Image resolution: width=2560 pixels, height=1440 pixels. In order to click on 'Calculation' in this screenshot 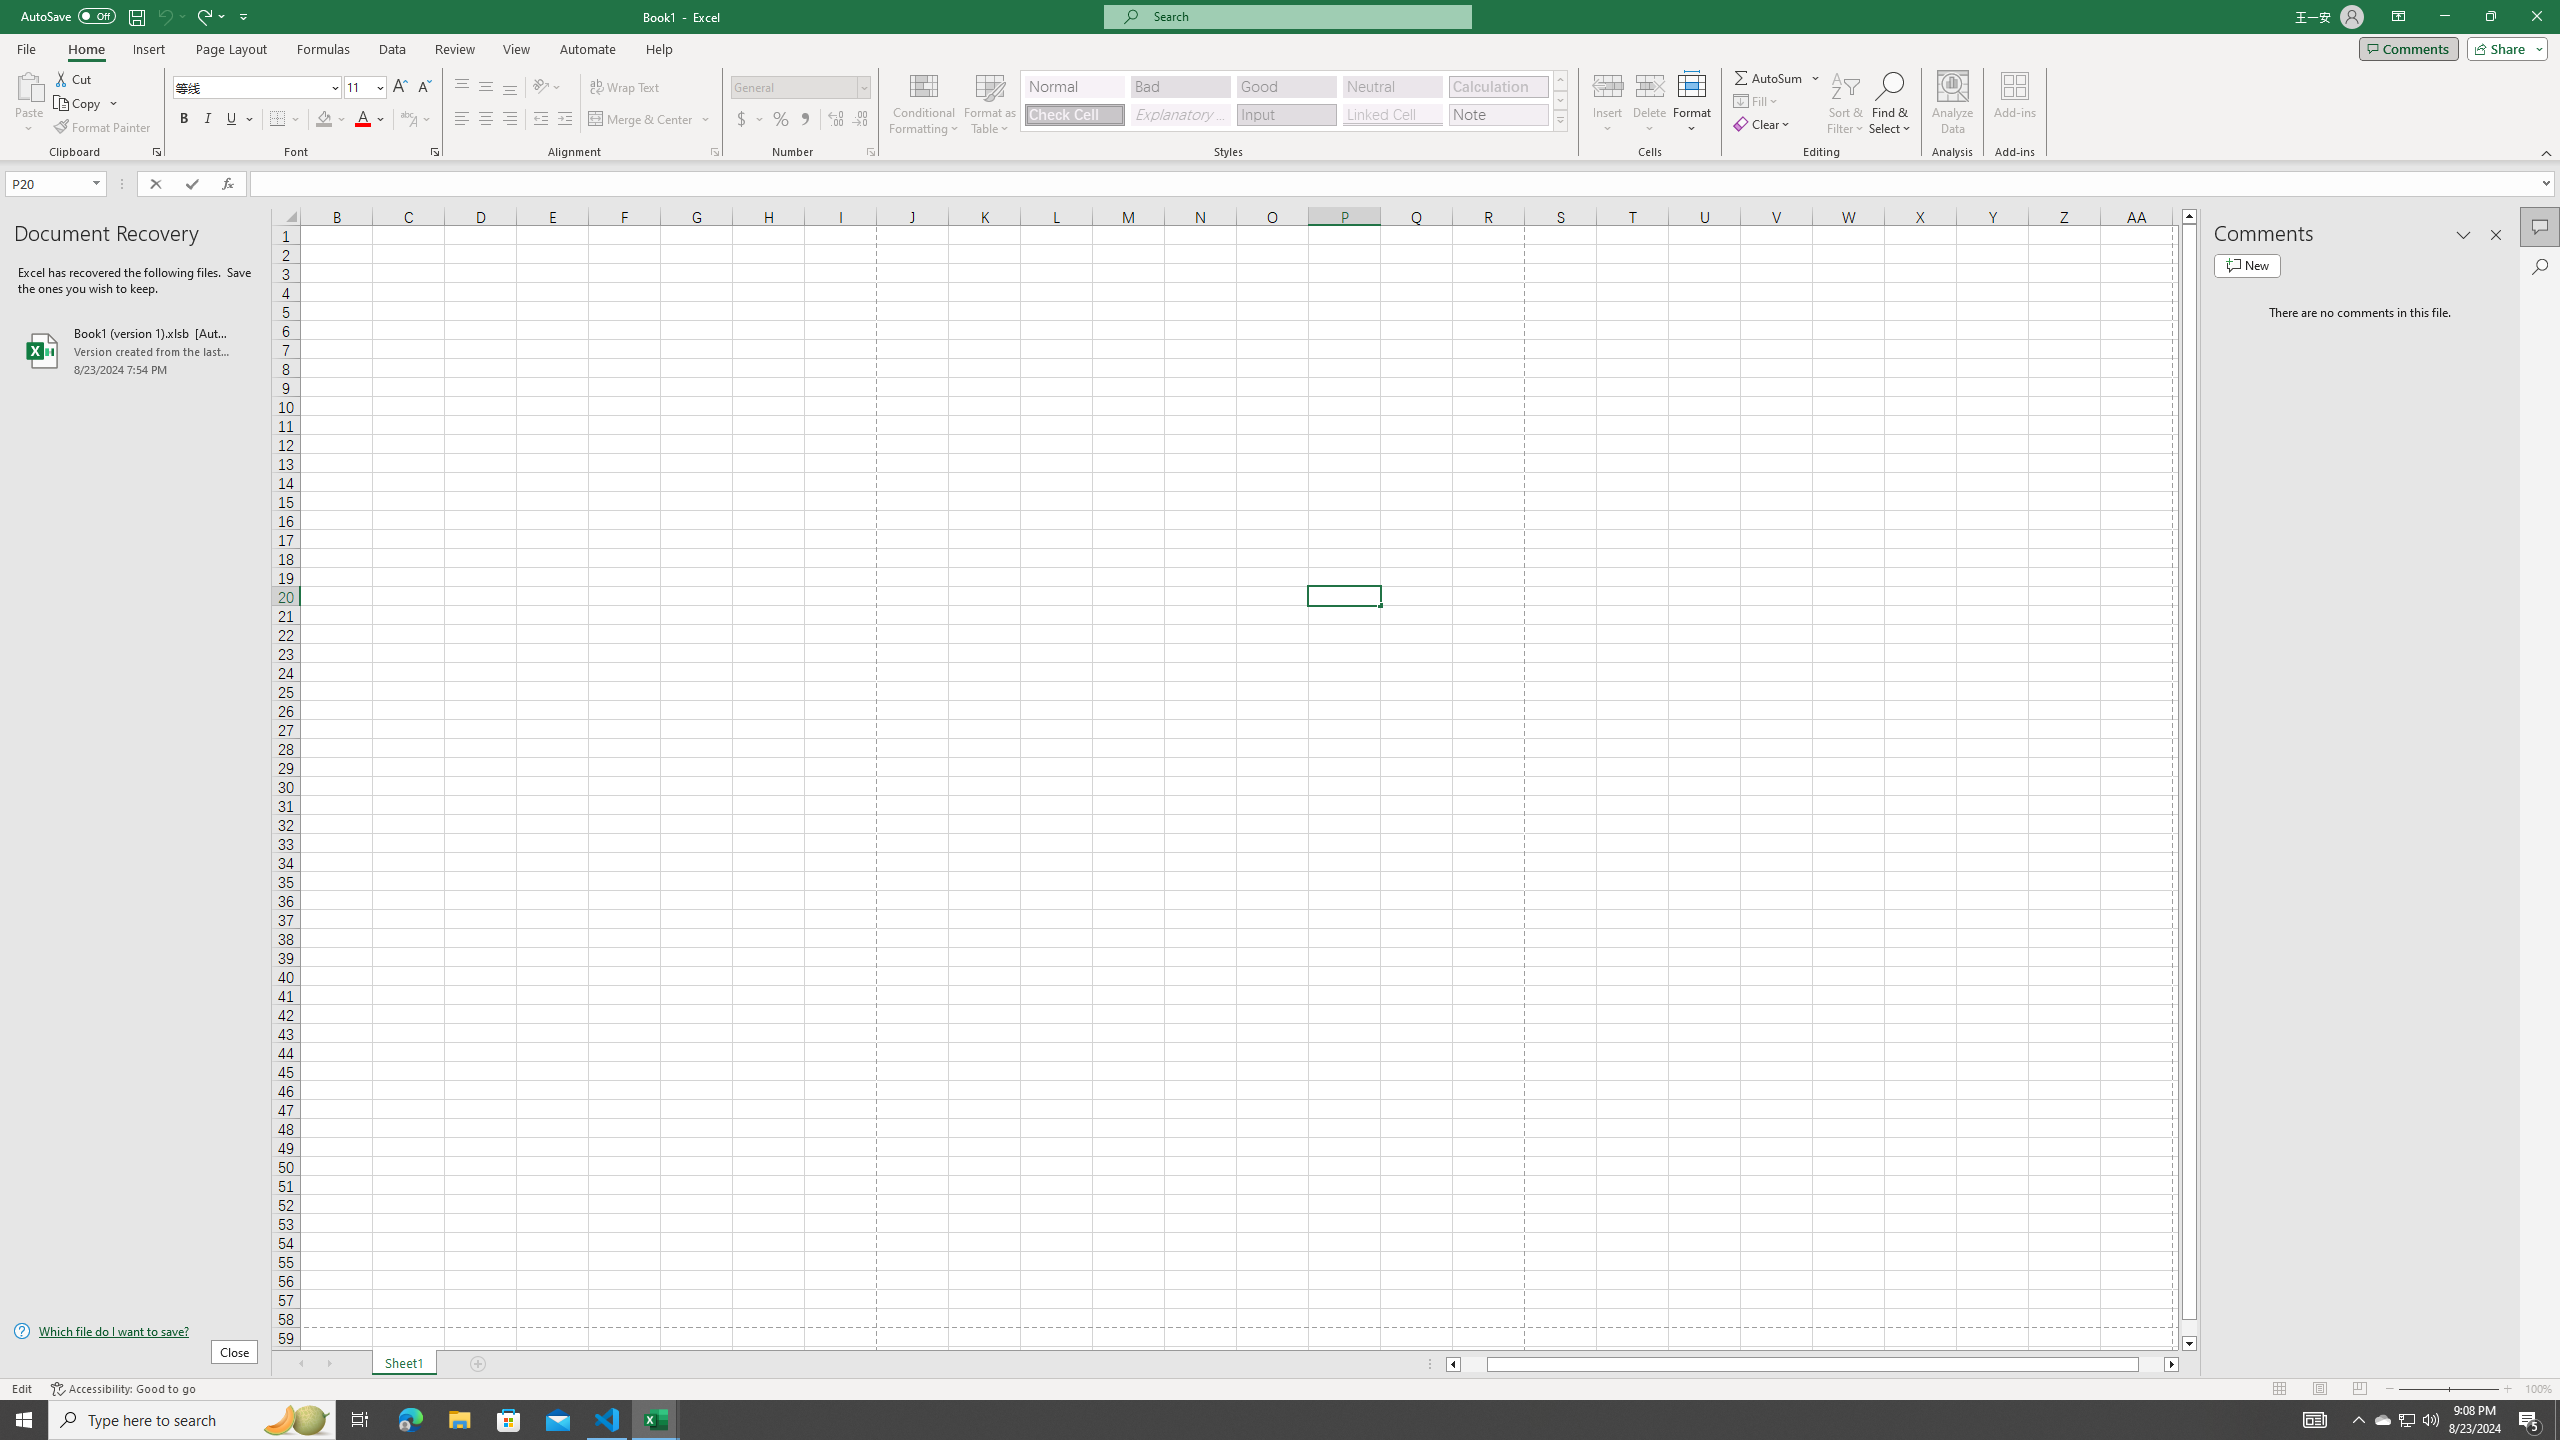, I will do `click(1497, 87)`.